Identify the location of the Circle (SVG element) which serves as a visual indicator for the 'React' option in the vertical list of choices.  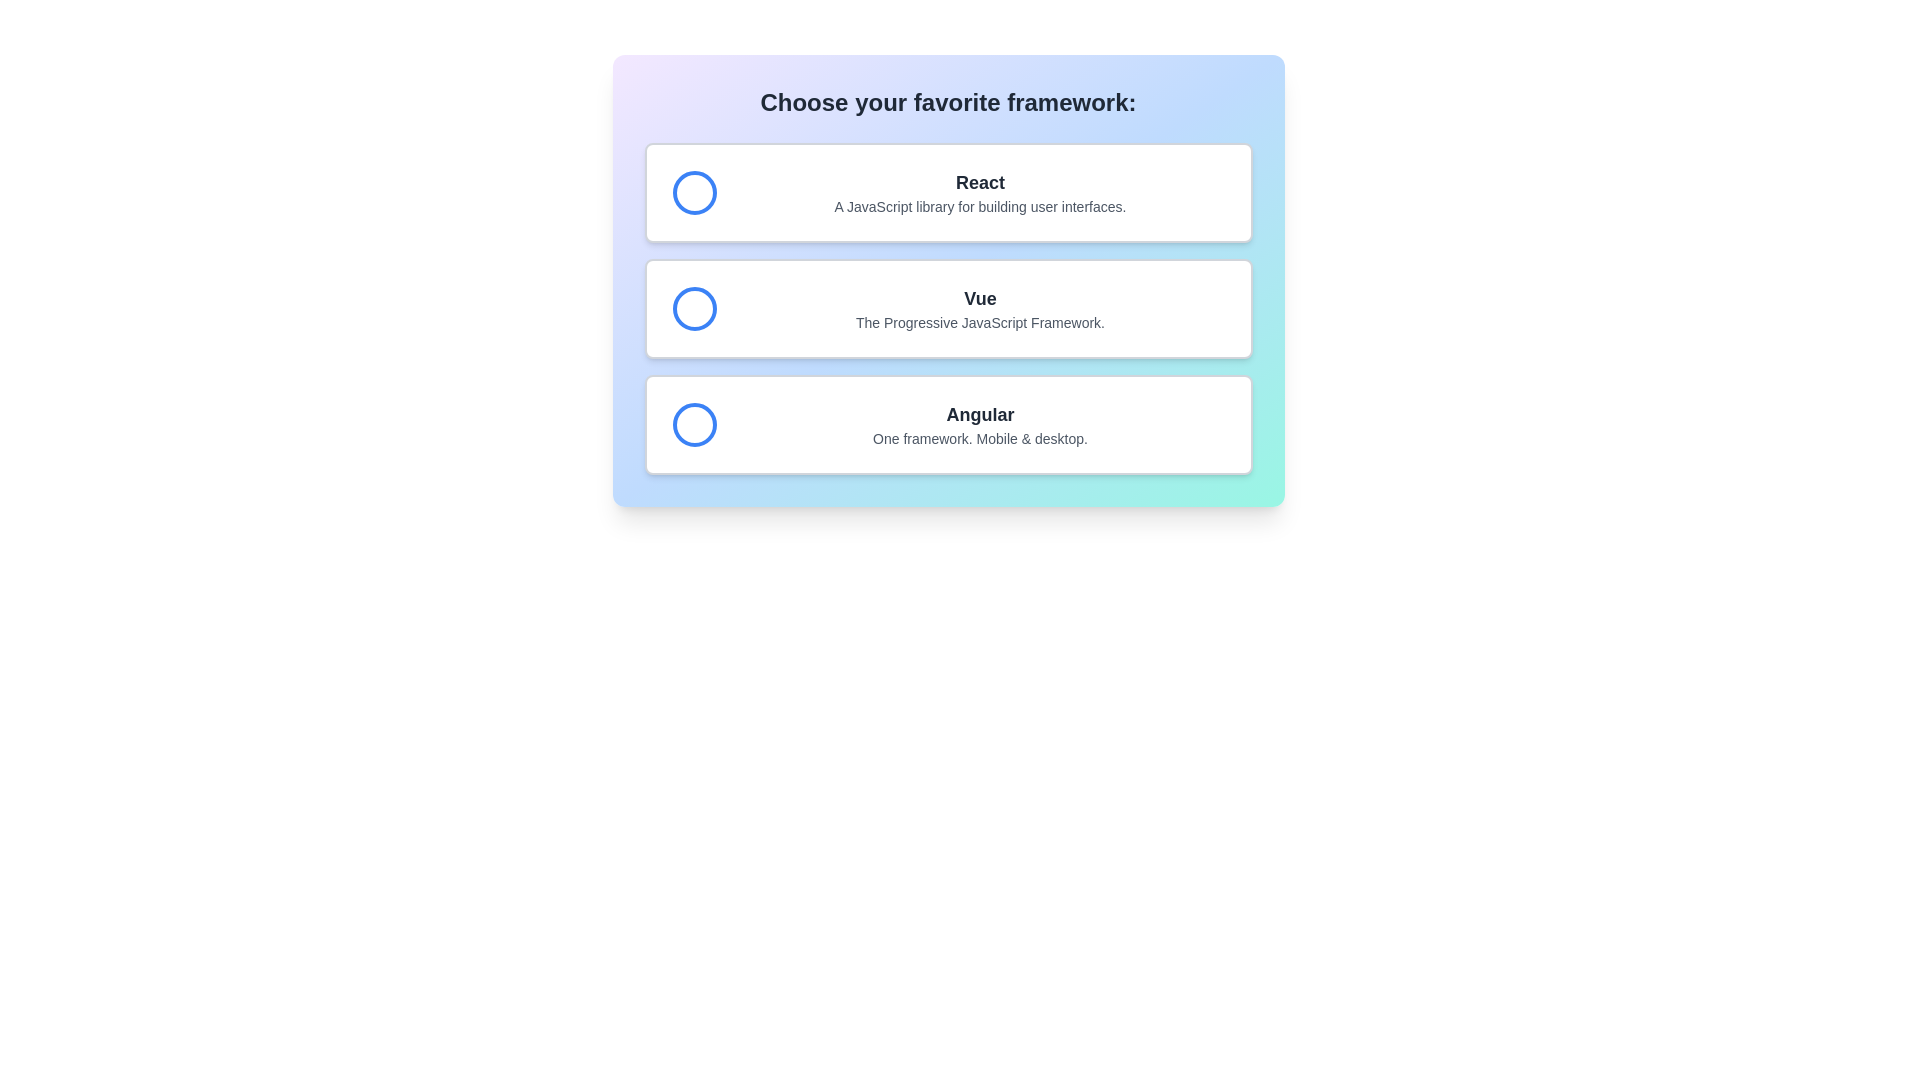
(694, 192).